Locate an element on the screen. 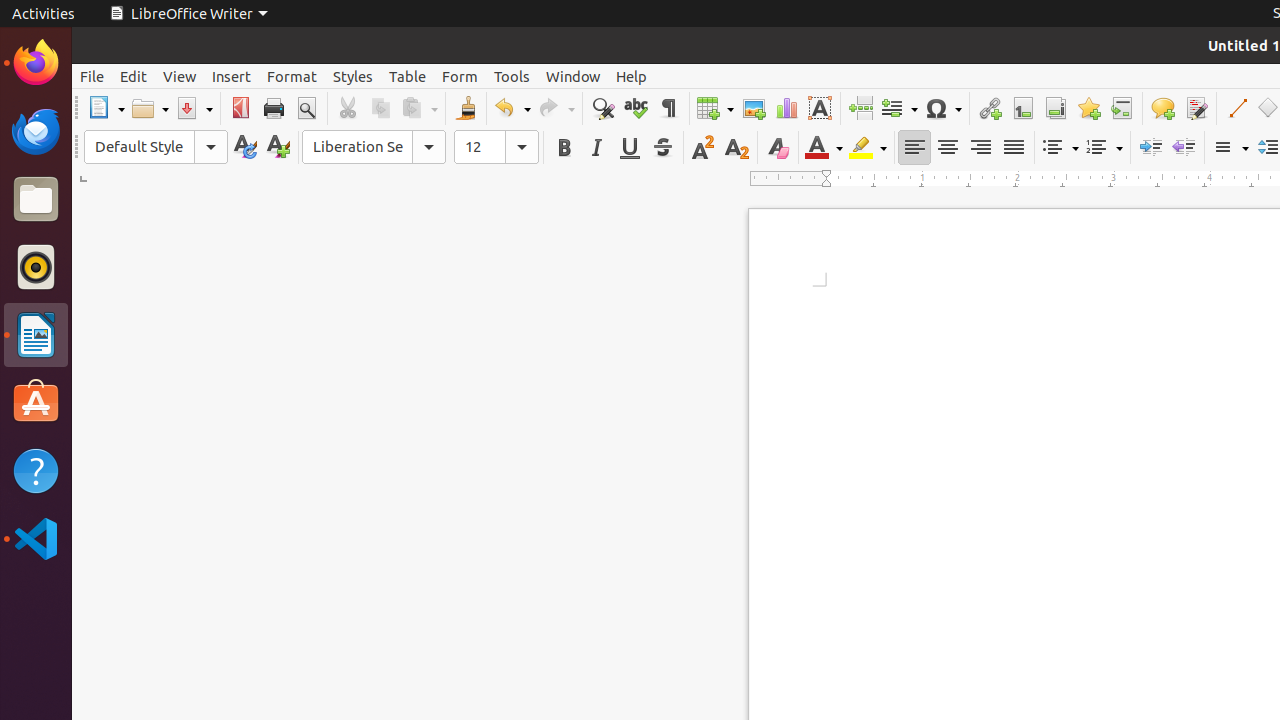 The width and height of the screenshot is (1280, 720). 'Line Spacing' is located at coordinates (1228, 146).